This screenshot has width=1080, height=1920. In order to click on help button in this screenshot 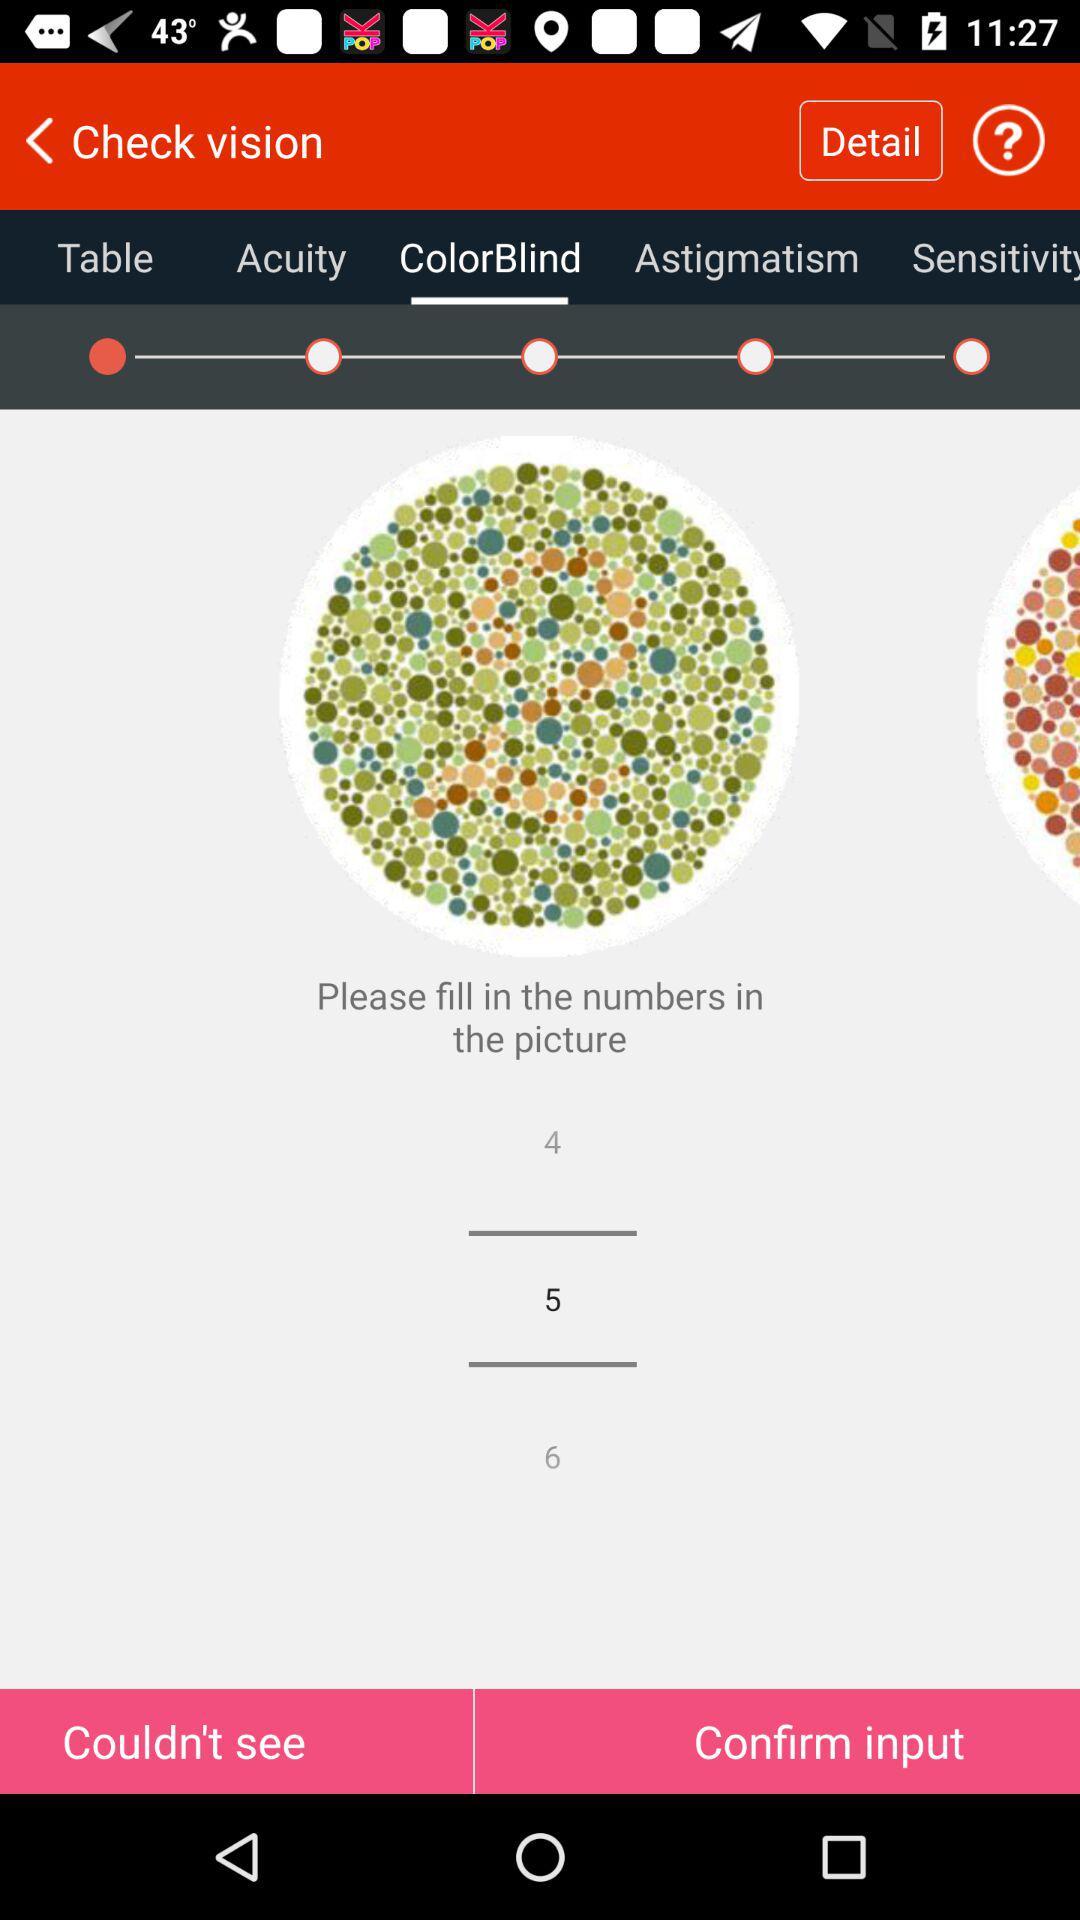, I will do `click(1008, 139)`.